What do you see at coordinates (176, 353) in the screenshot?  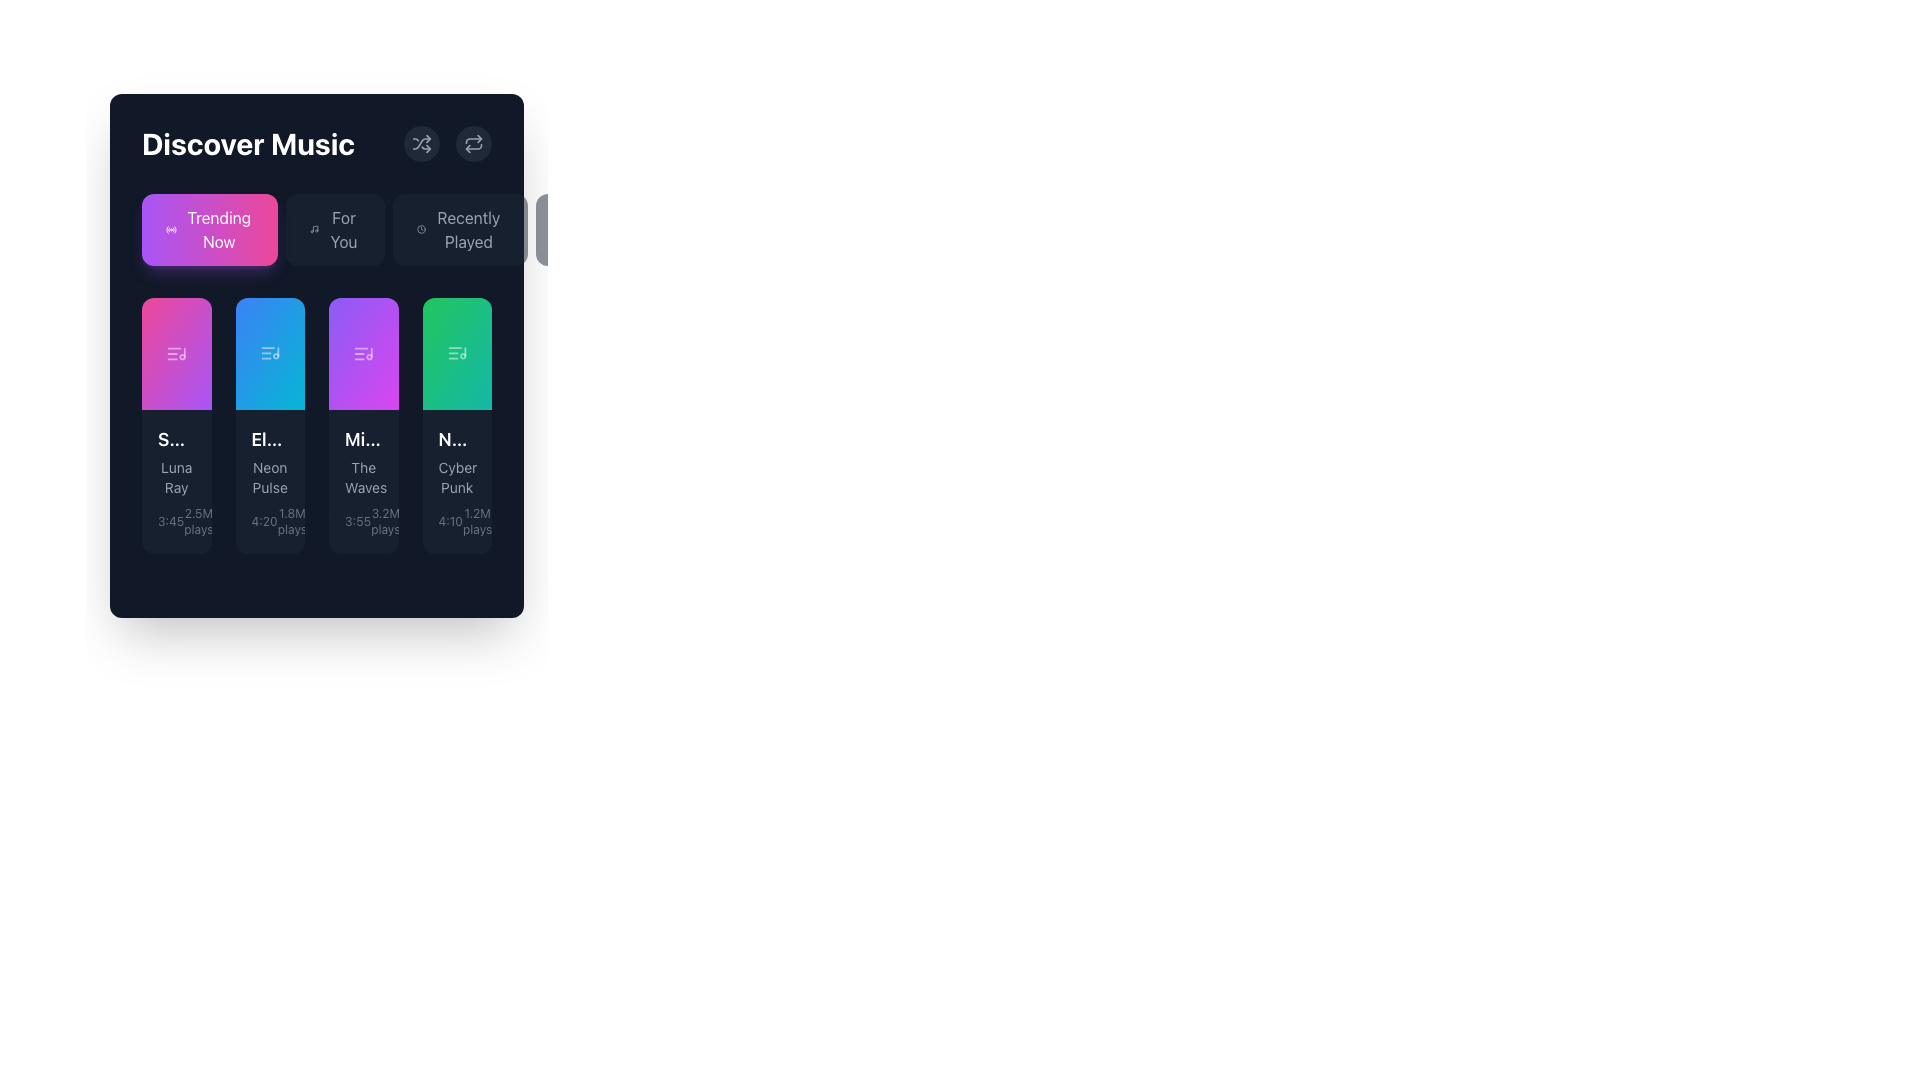 I see `the musical note icon located at the center of a pink gradient background in the 'Trending Now' section of the 'Discover Music' interface` at bounding box center [176, 353].